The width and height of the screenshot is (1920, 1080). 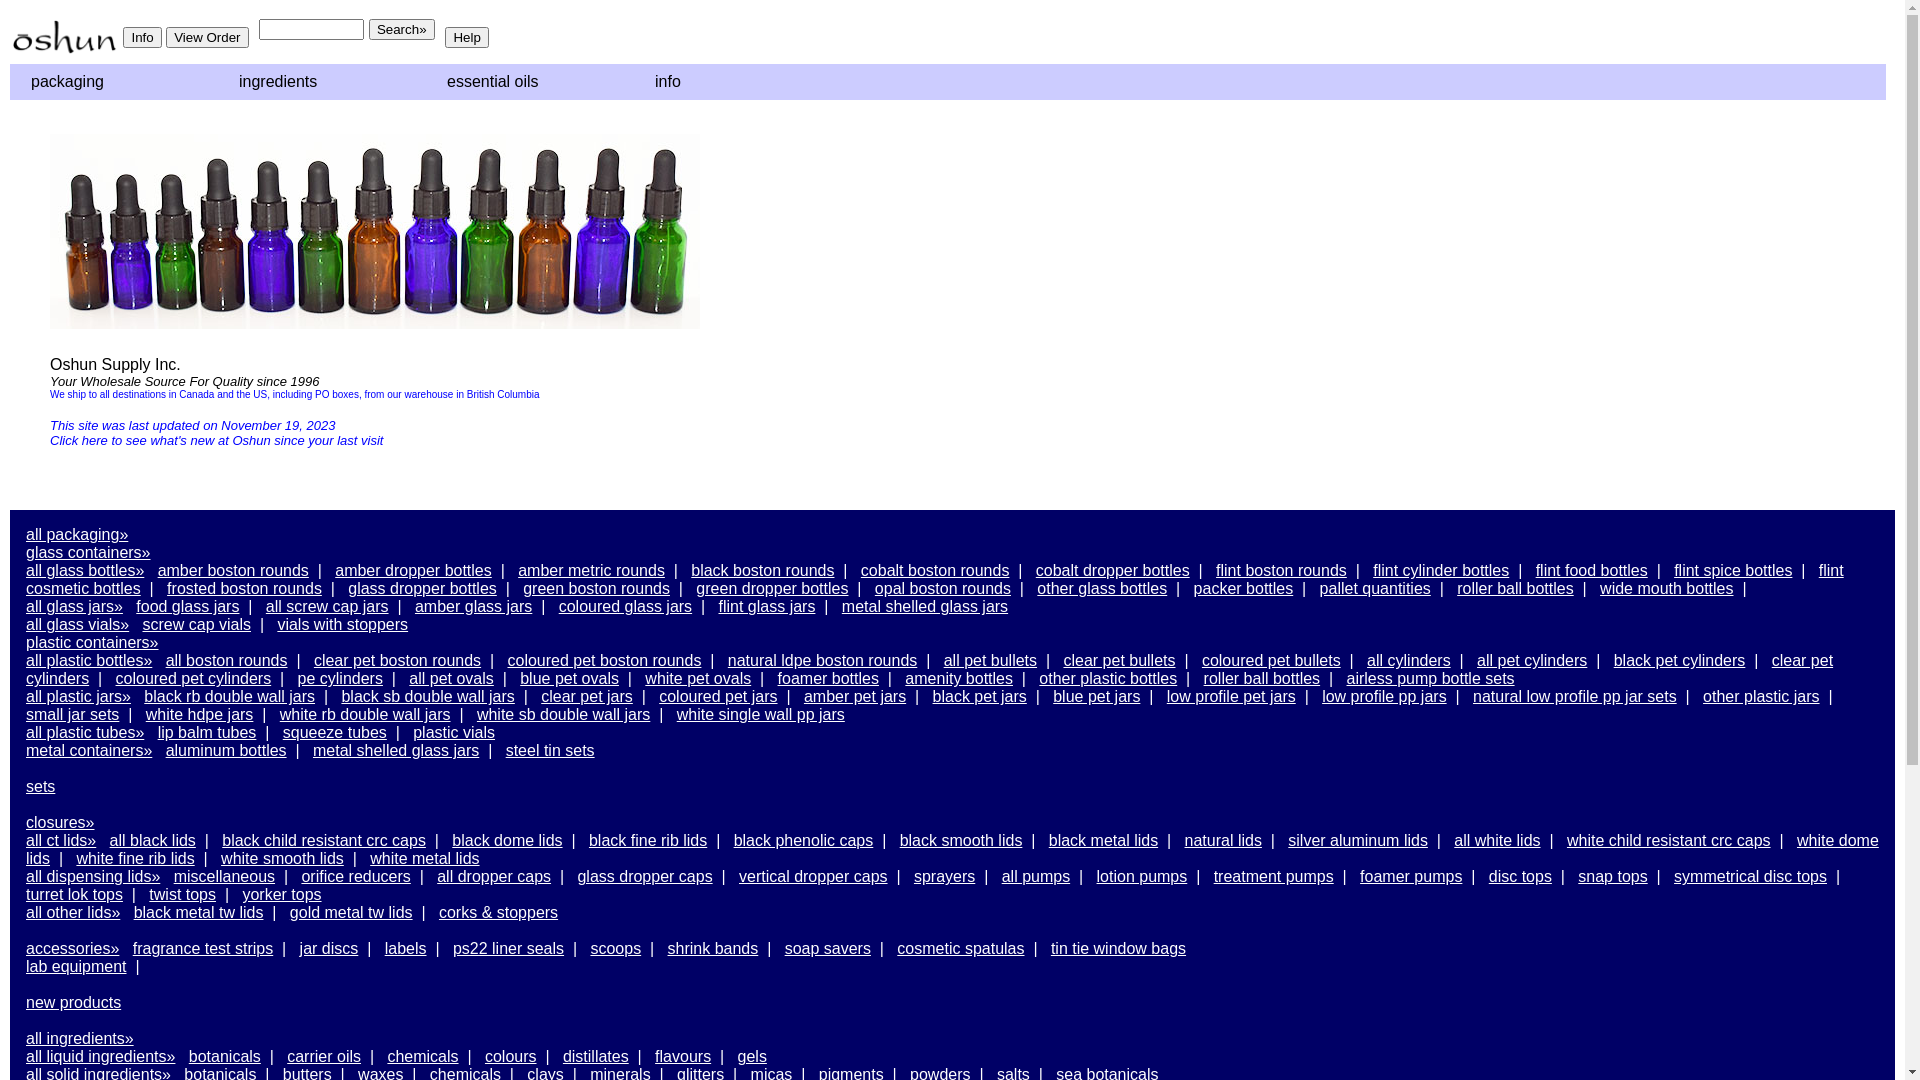 What do you see at coordinates (979, 695) in the screenshot?
I see `'black pet jars'` at bounding box center [979, 695].